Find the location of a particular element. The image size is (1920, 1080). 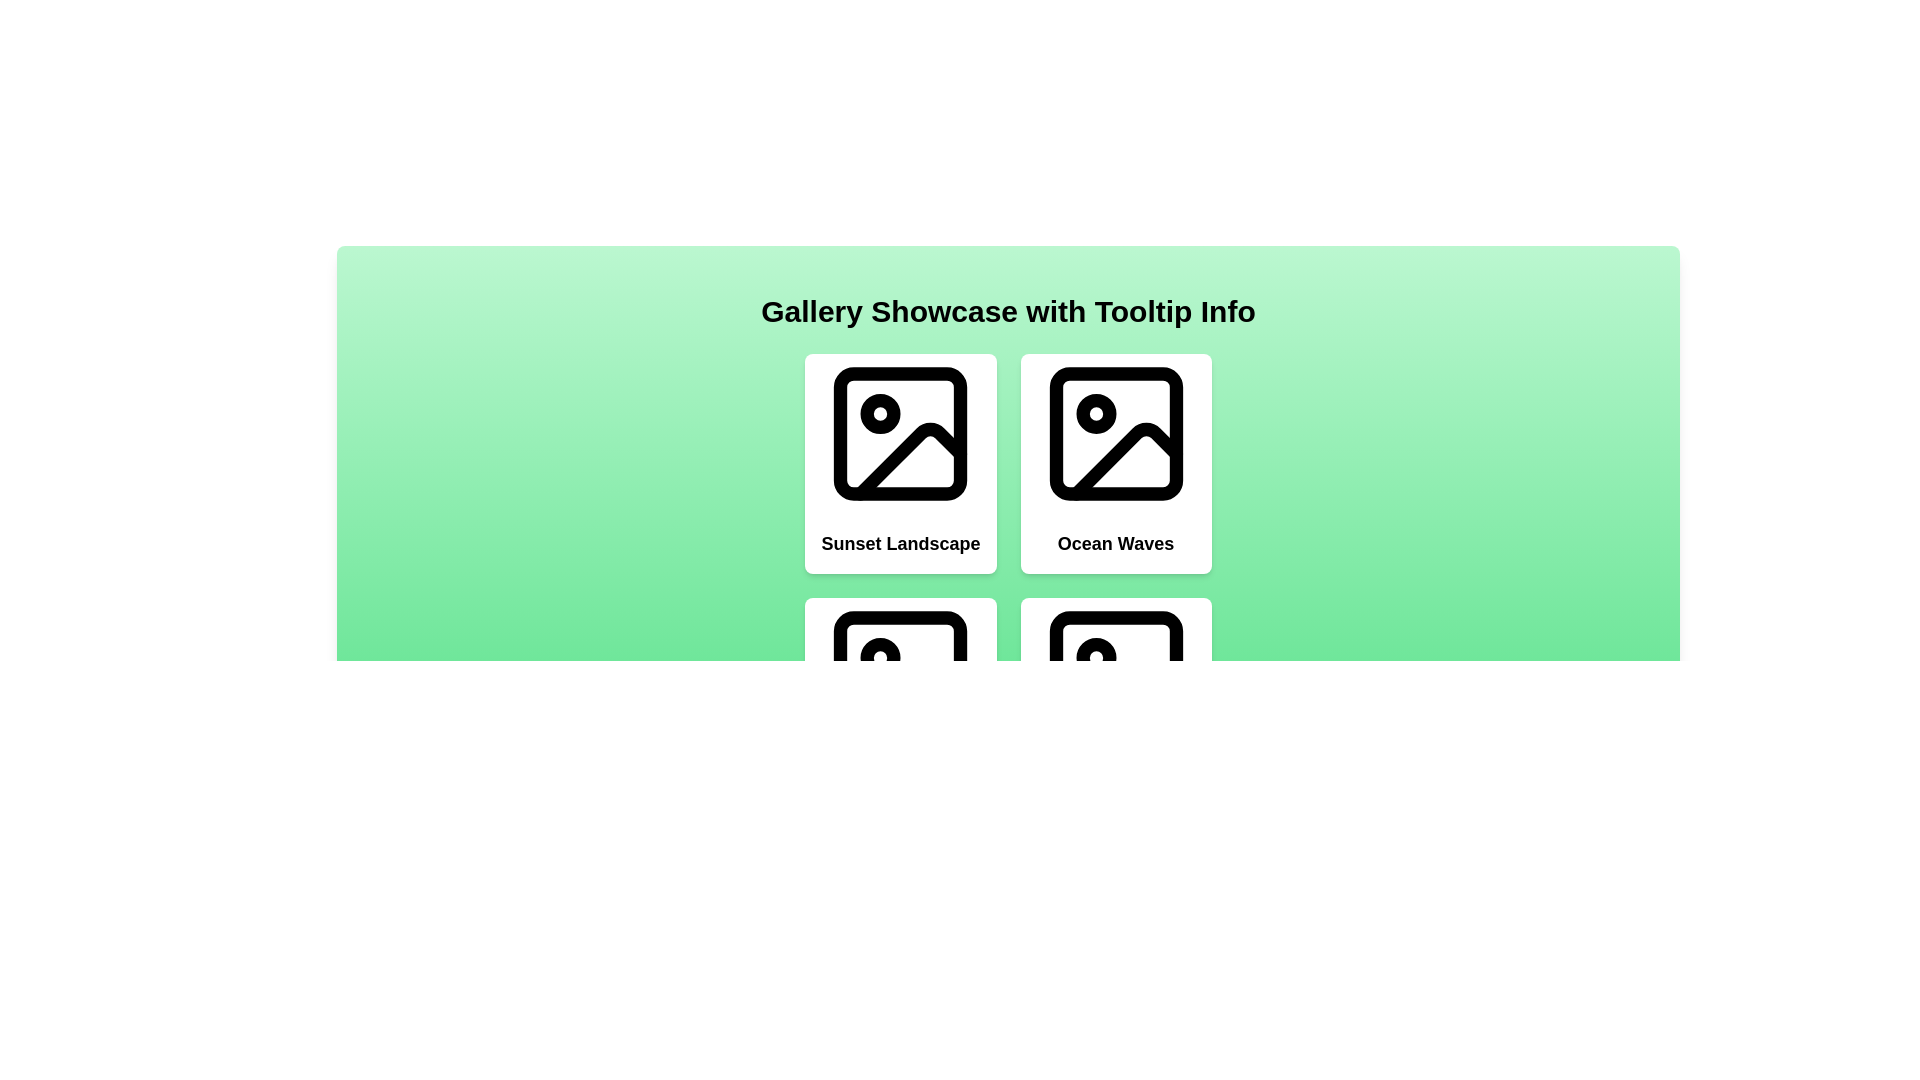

the small circular graphic with a white fill and black border located in the top-left corner of the picture frame icon within the first card of the gallery grid layout is located at coordinates (880, 412).